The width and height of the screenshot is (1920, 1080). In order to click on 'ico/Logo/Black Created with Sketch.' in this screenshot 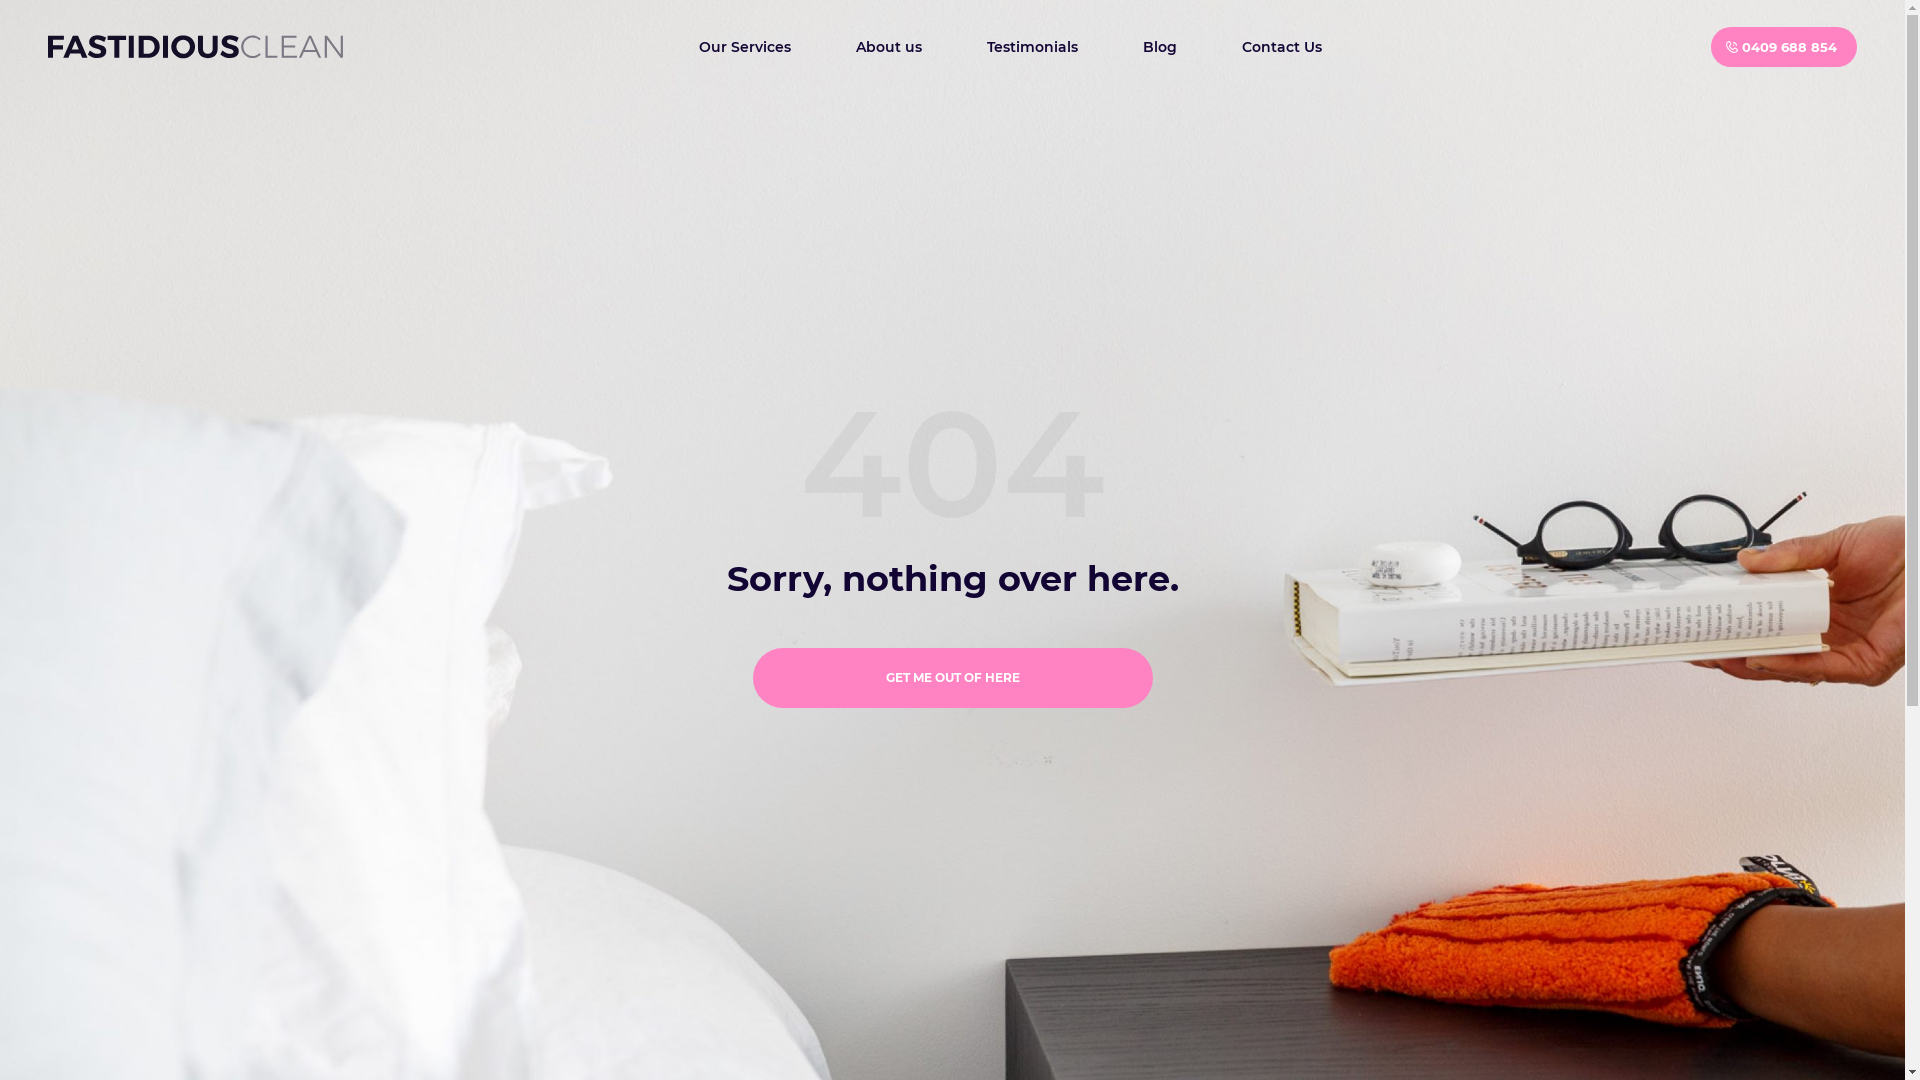, I will do `click(195, 46)`.